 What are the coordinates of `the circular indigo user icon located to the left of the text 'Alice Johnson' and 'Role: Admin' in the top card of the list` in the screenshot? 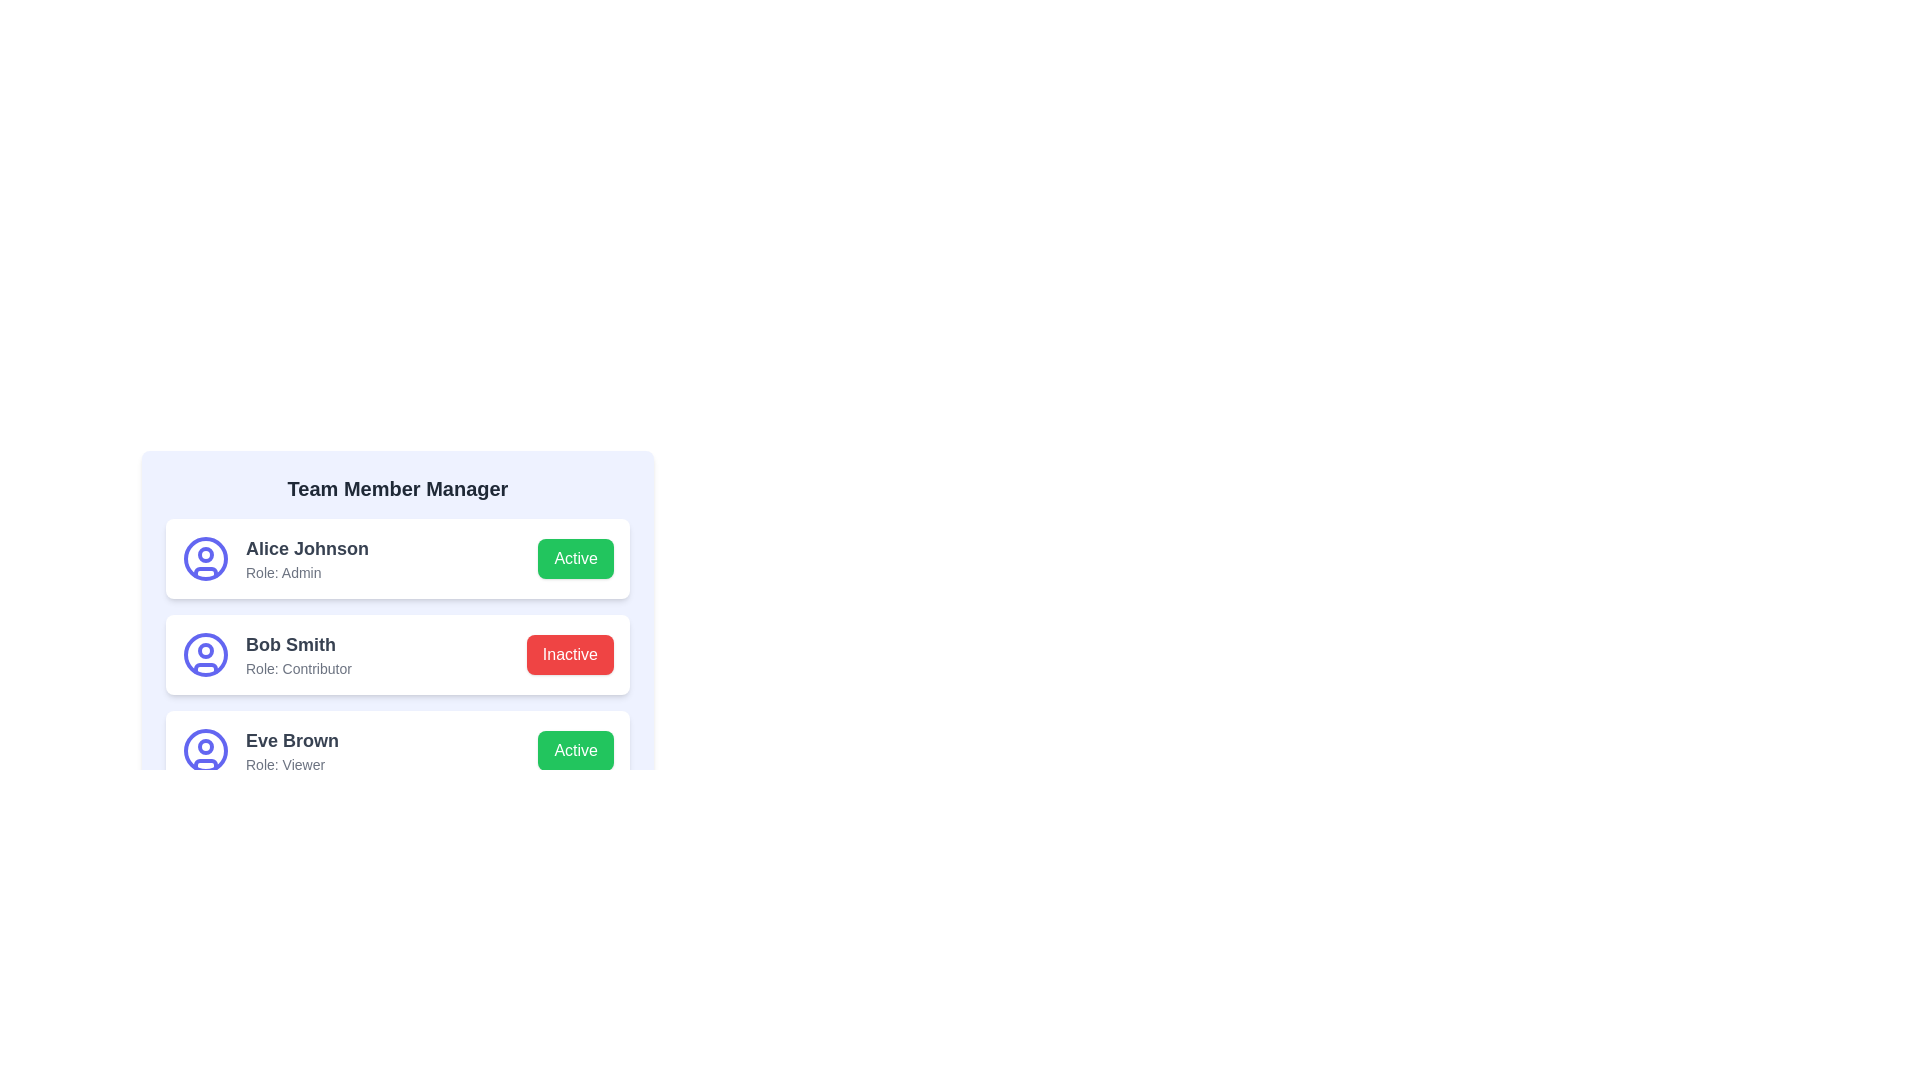 It's located at (206, 559).